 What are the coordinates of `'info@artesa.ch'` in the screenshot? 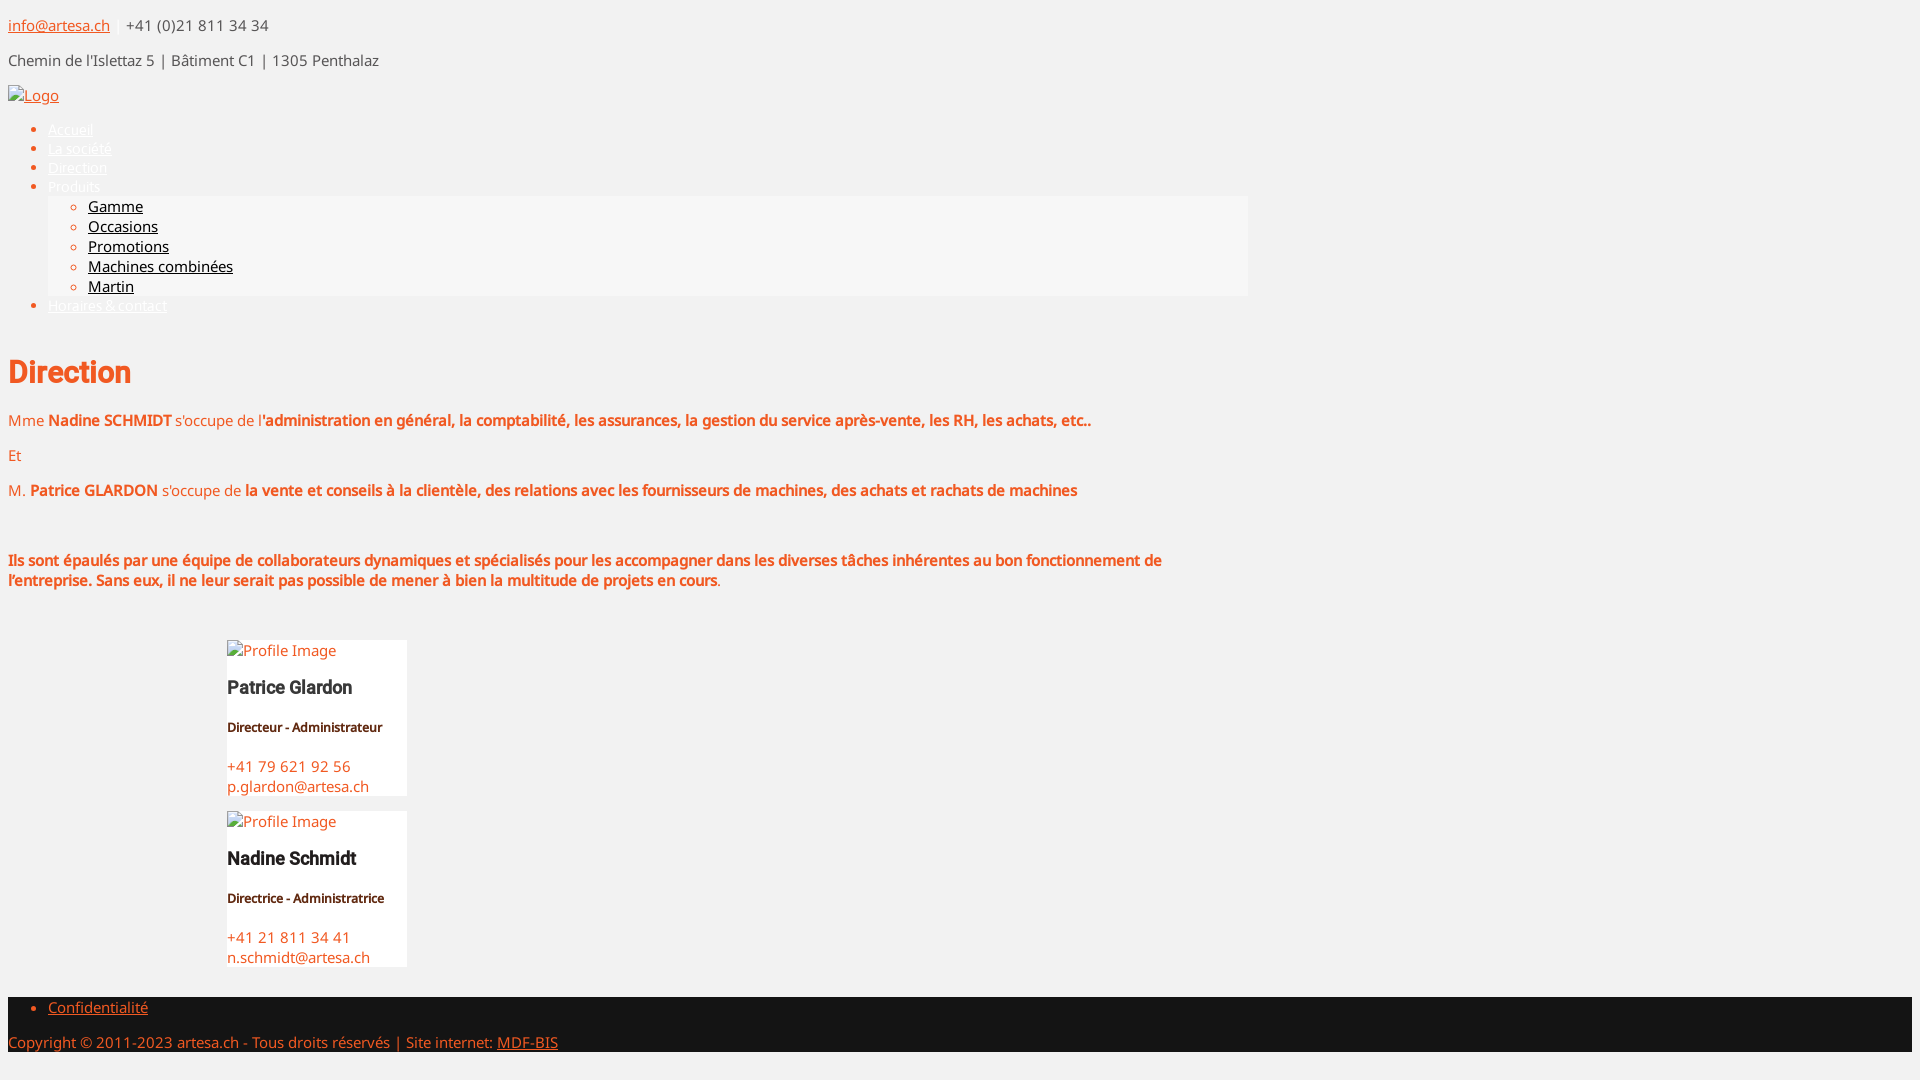 It's located at (58, 24).